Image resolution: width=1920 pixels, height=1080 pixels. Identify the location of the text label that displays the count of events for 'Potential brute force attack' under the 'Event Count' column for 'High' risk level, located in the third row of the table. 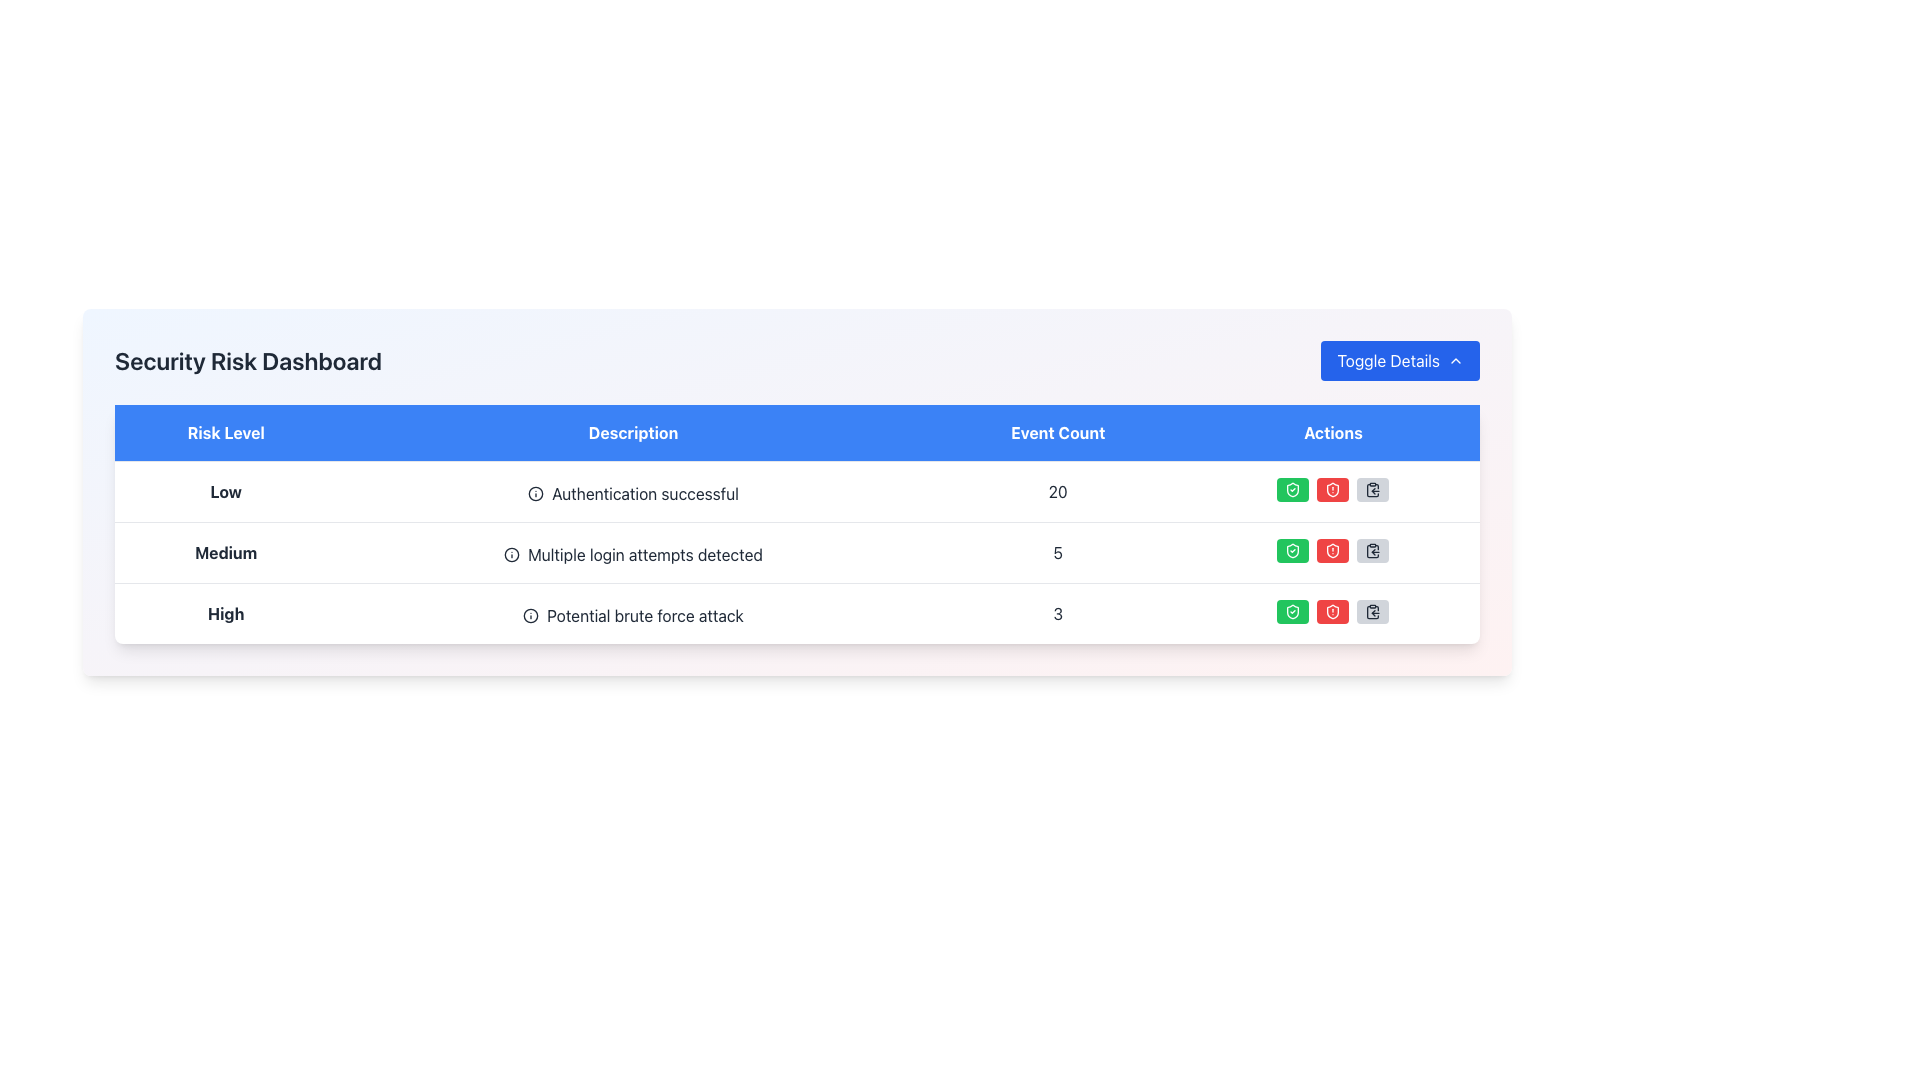
(1057, 612).